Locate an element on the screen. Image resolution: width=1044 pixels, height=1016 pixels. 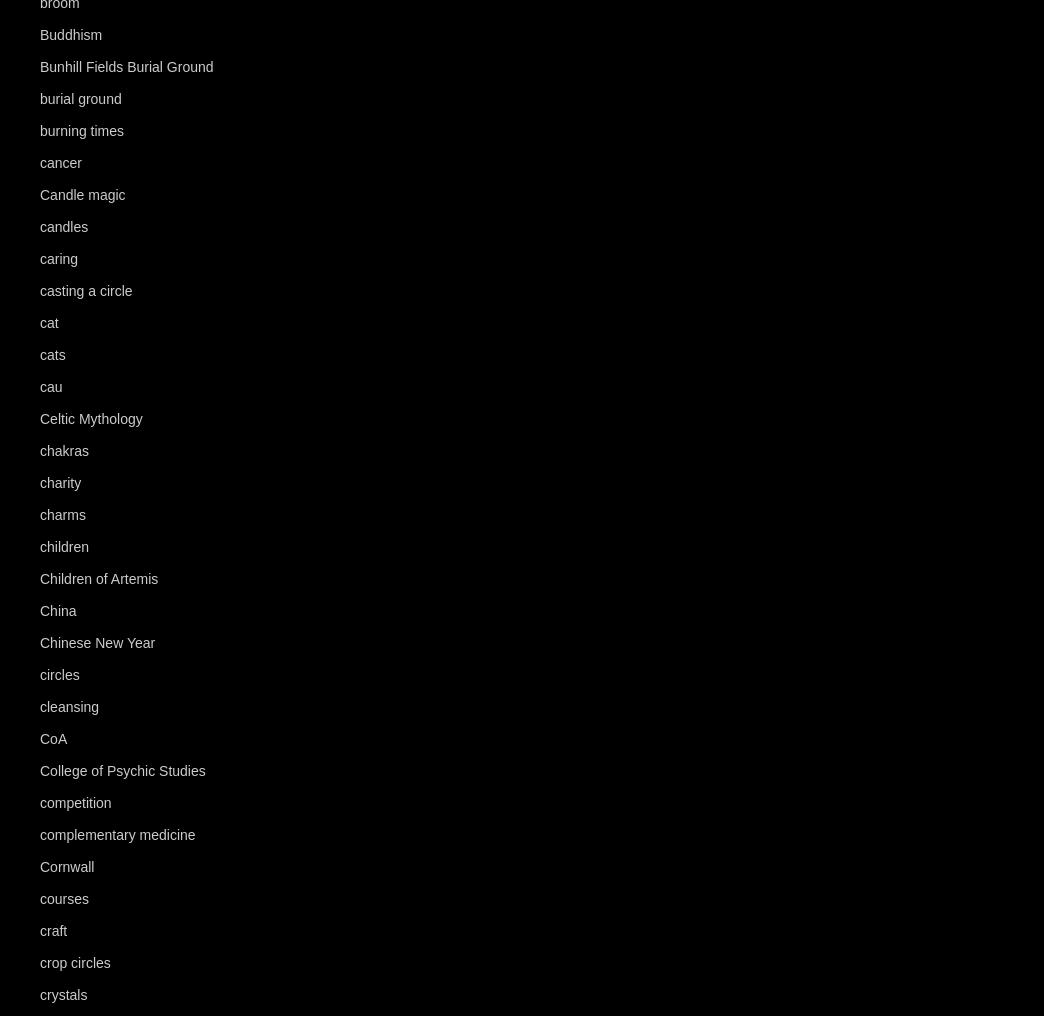
'craft' is located at coordinates (52, 929).